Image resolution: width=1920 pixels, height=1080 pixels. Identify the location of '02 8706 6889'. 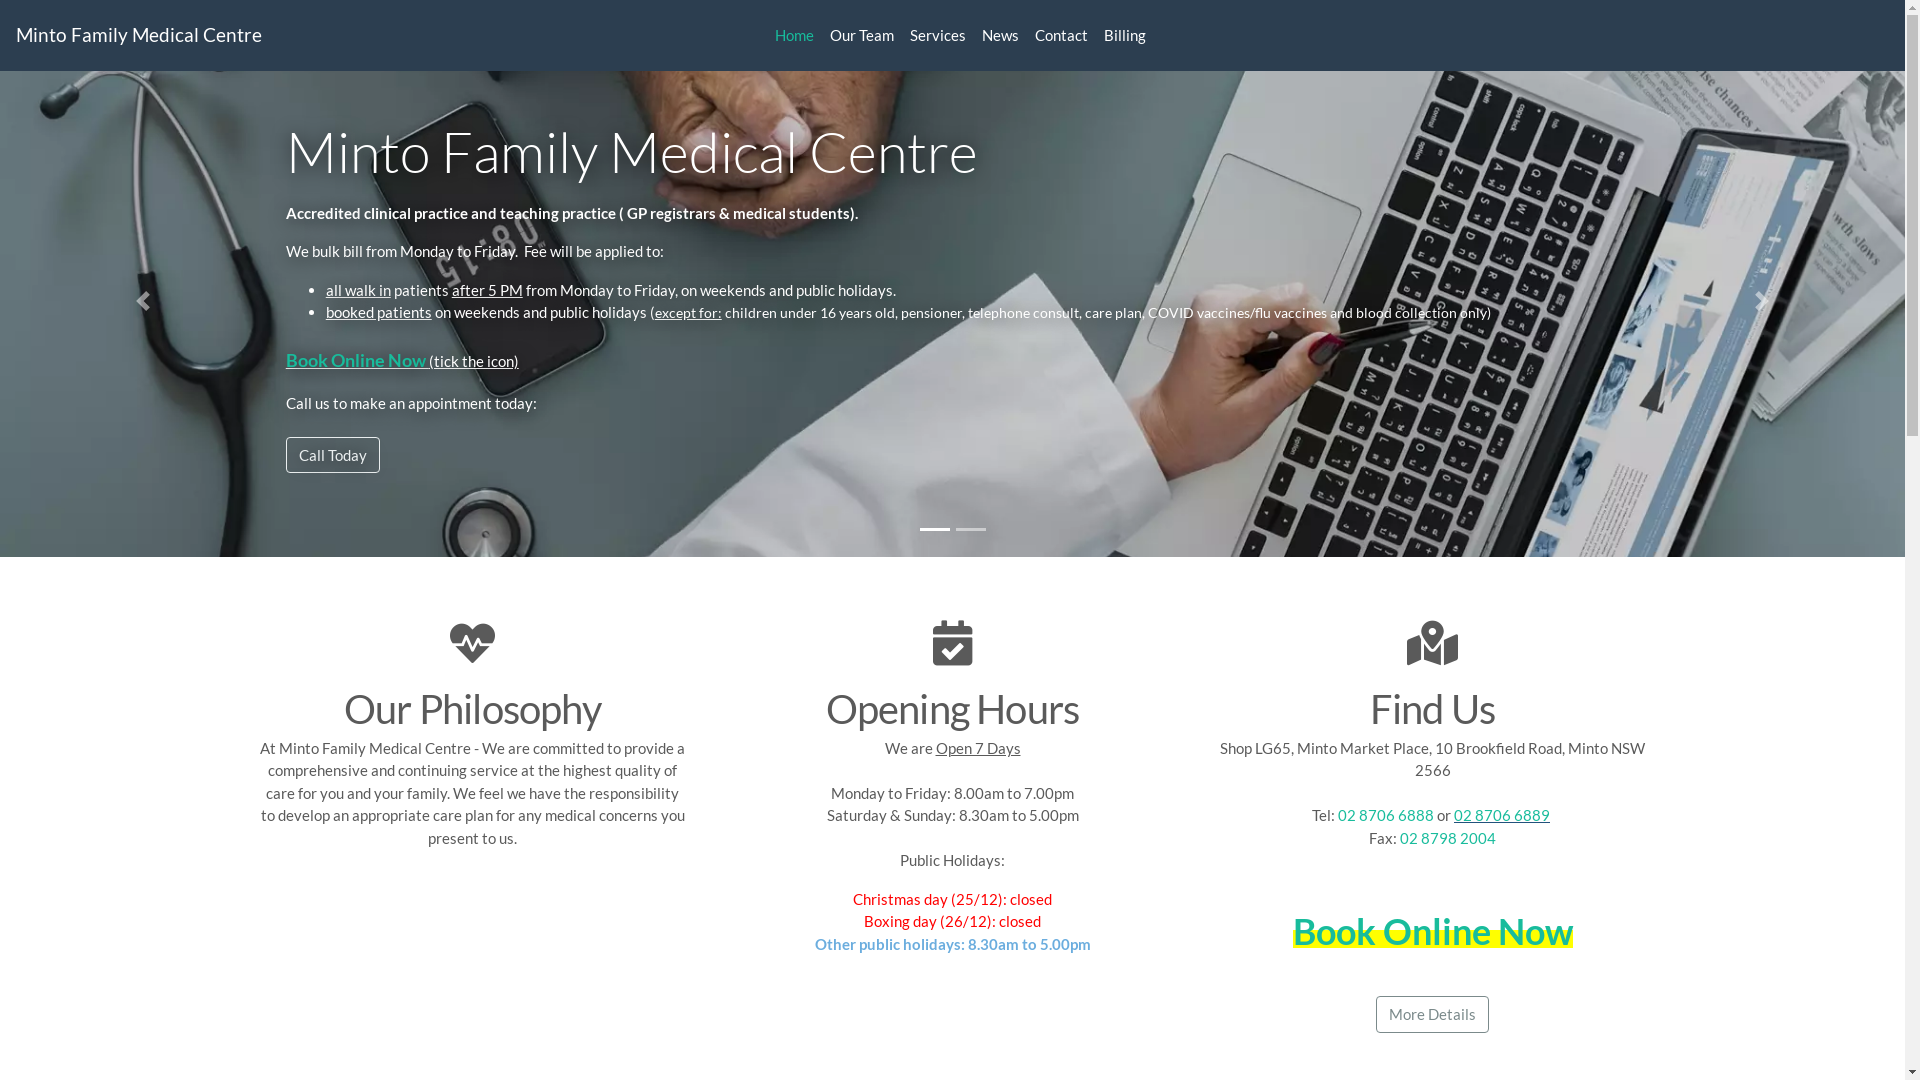
(1502, 814).